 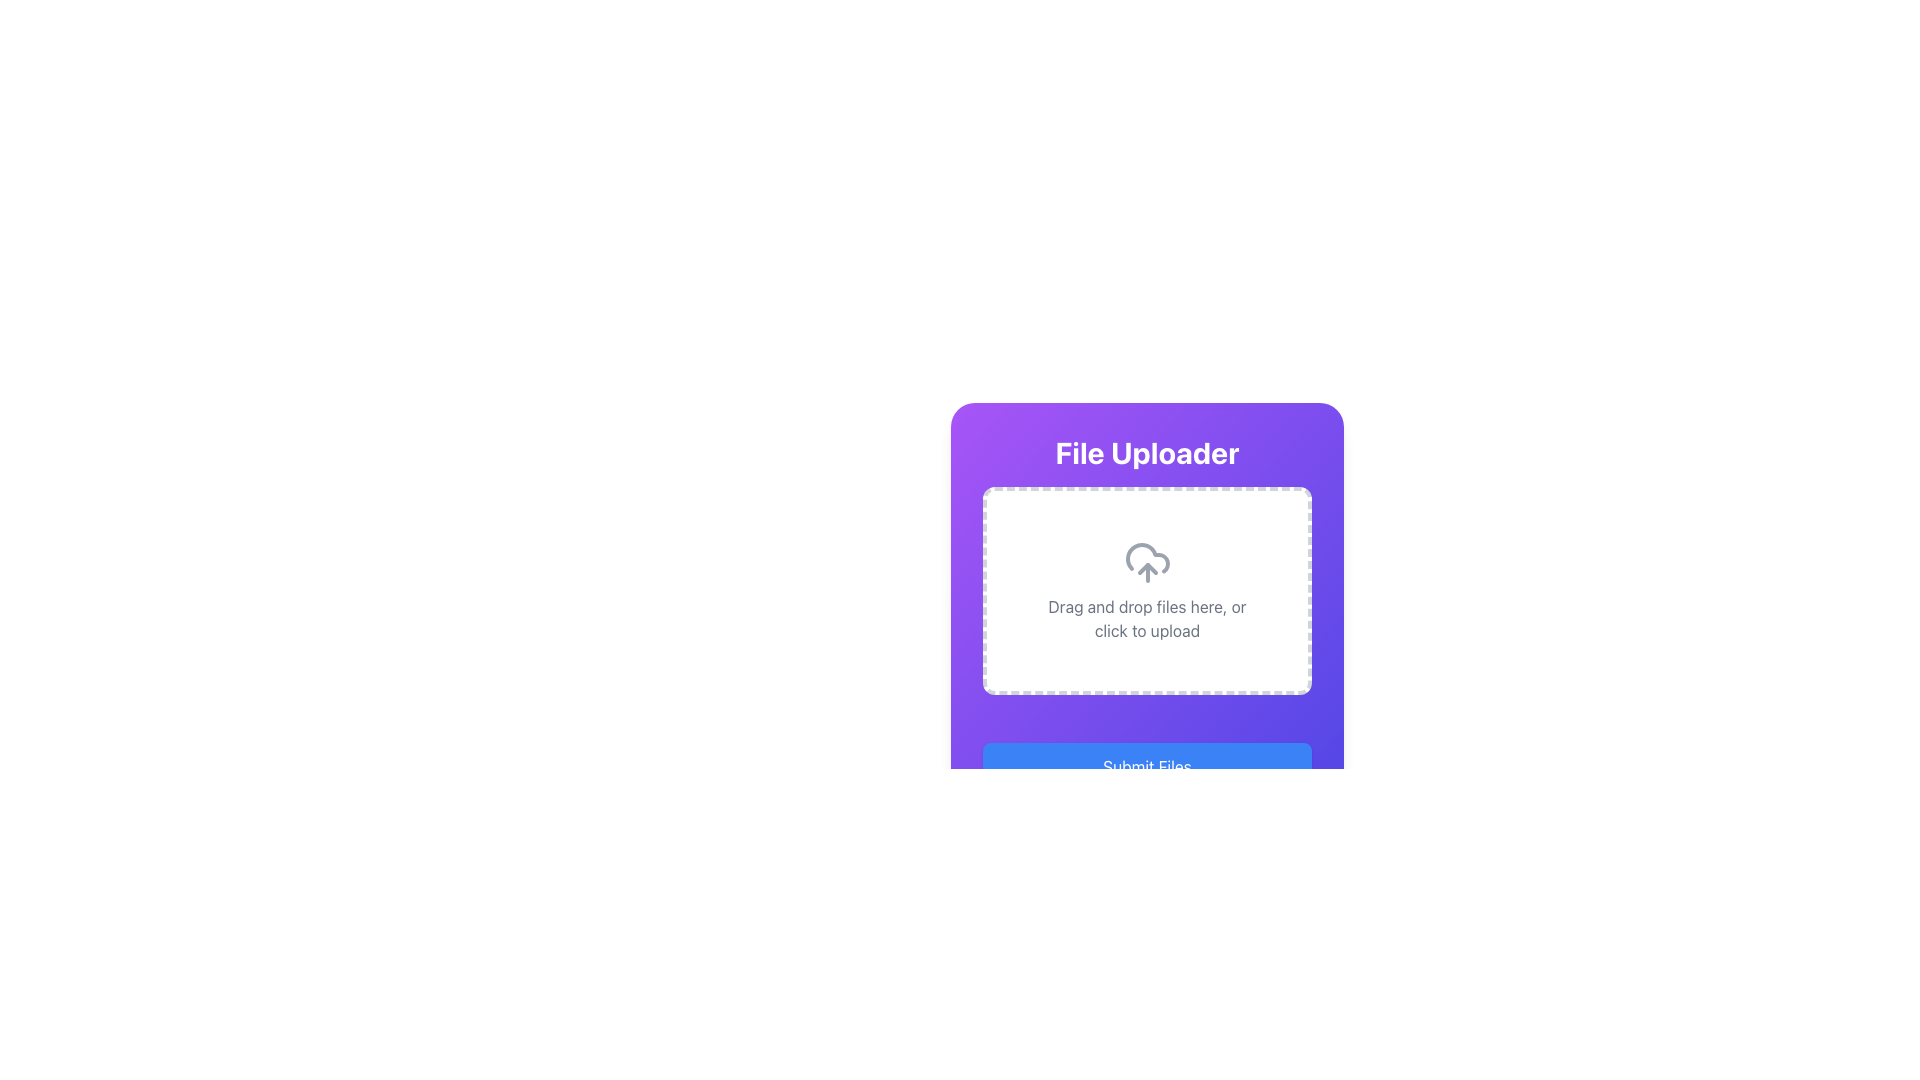 I want to click on the upload icon in the file uploader section, which is visually represented by a recognizable symbol for adding files, located above the text 'Drag and drop files here, or click to upload', so click(x=1147, y=563).